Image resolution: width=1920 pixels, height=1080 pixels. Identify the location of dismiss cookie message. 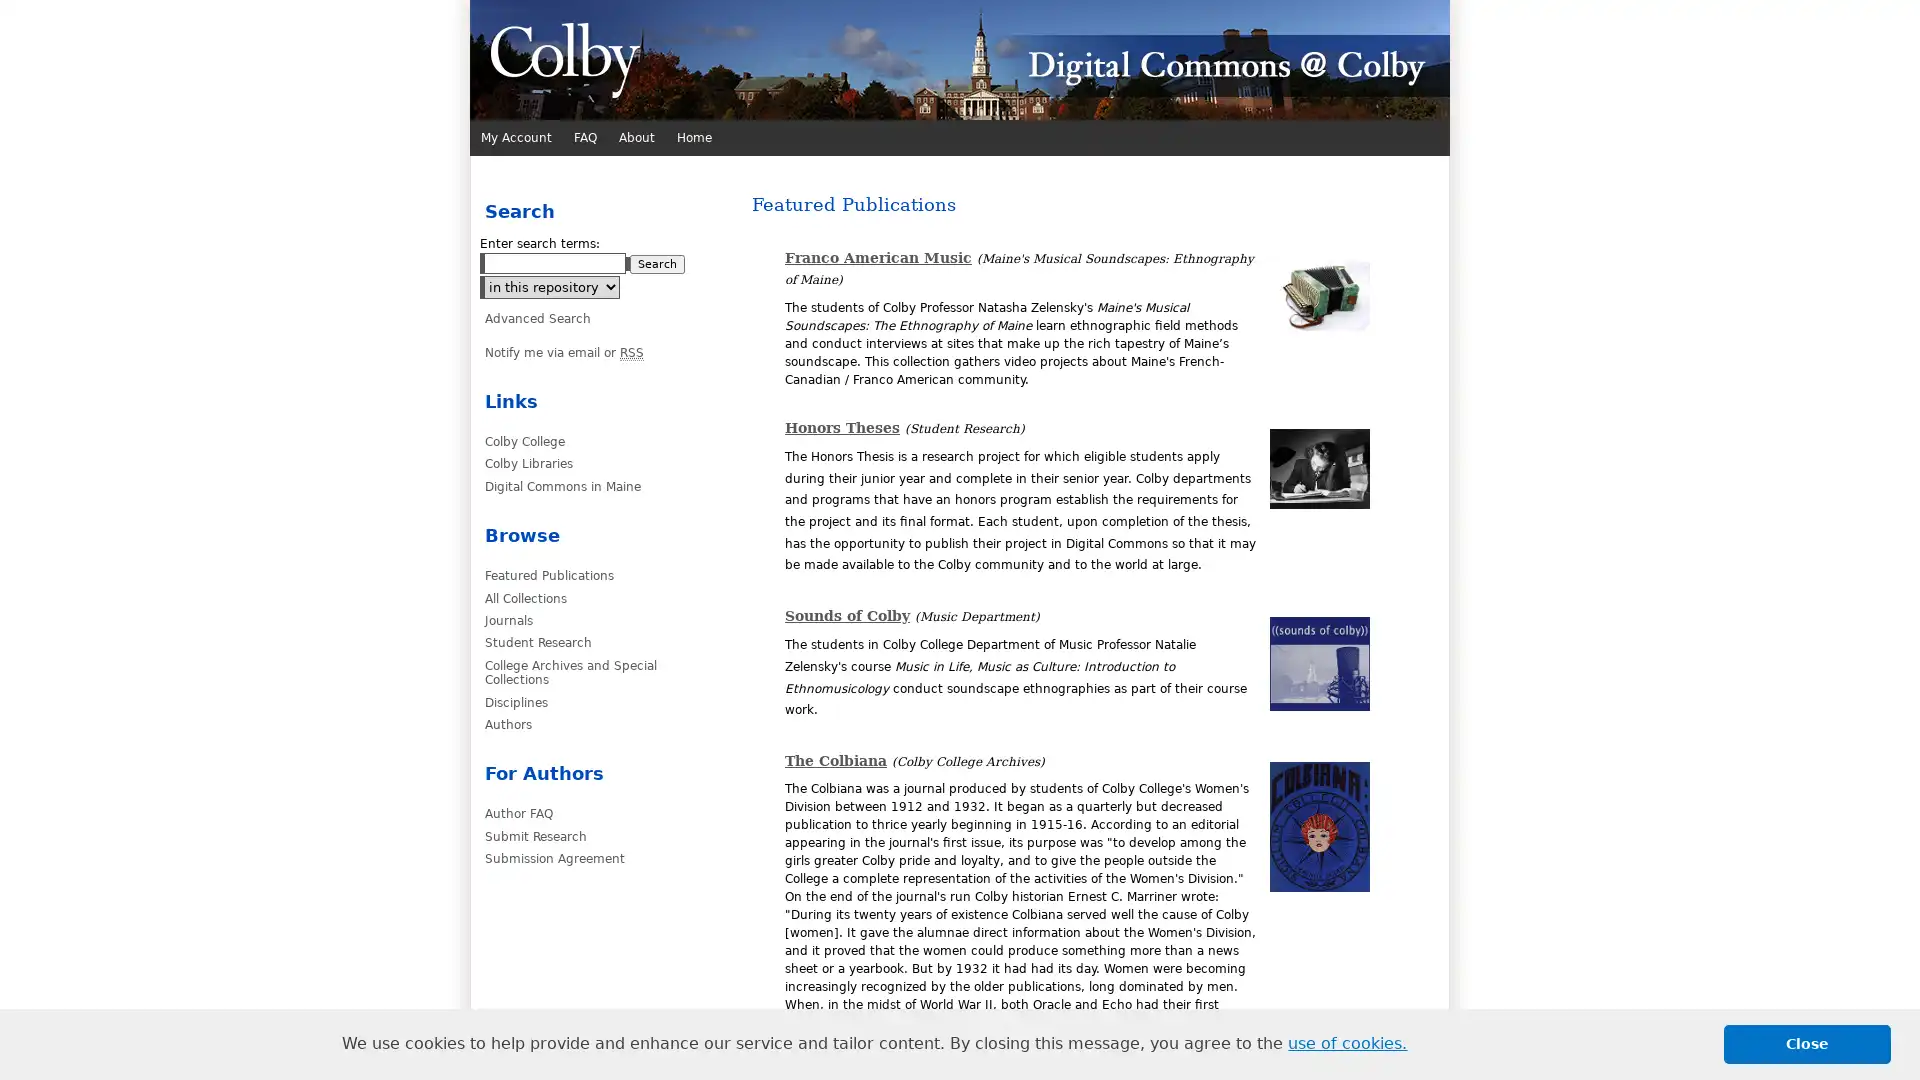
(1807, 1043).